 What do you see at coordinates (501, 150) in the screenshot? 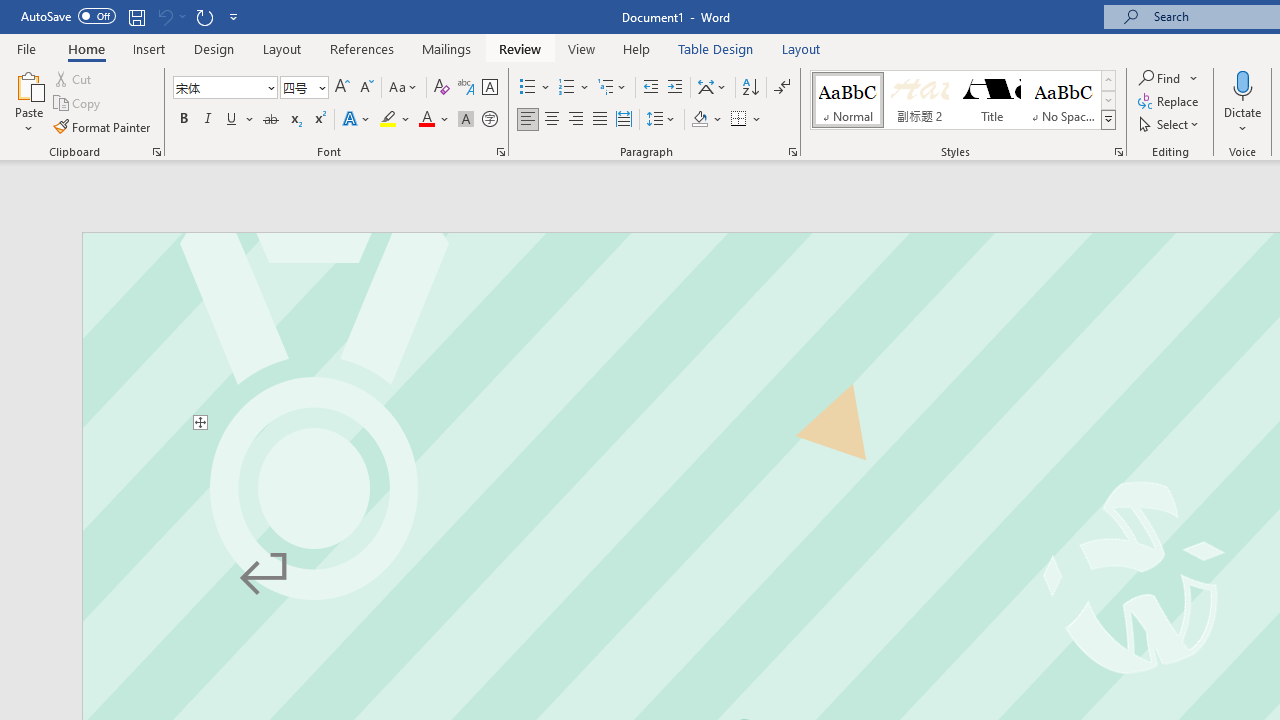
I see `'Font...'` at bounding box center [501, 150].